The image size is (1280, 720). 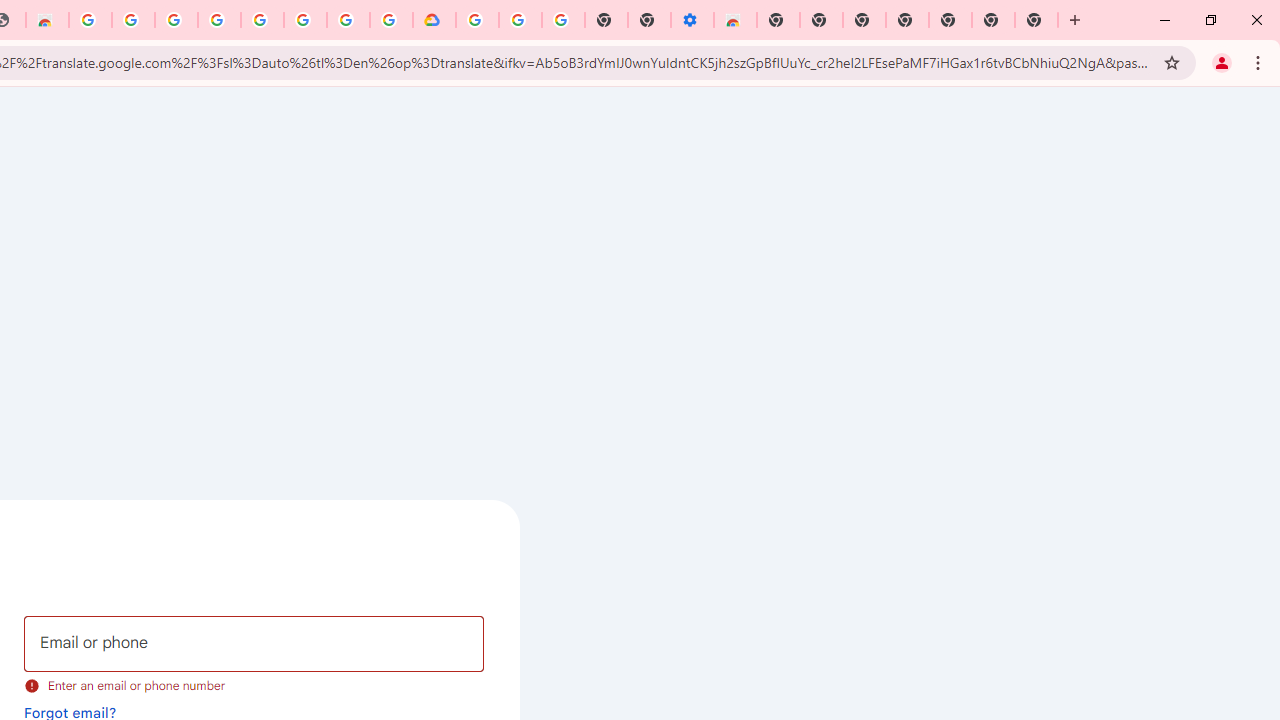 I want to click on 'Settings - Accessibility', so click(x=692, y=20).